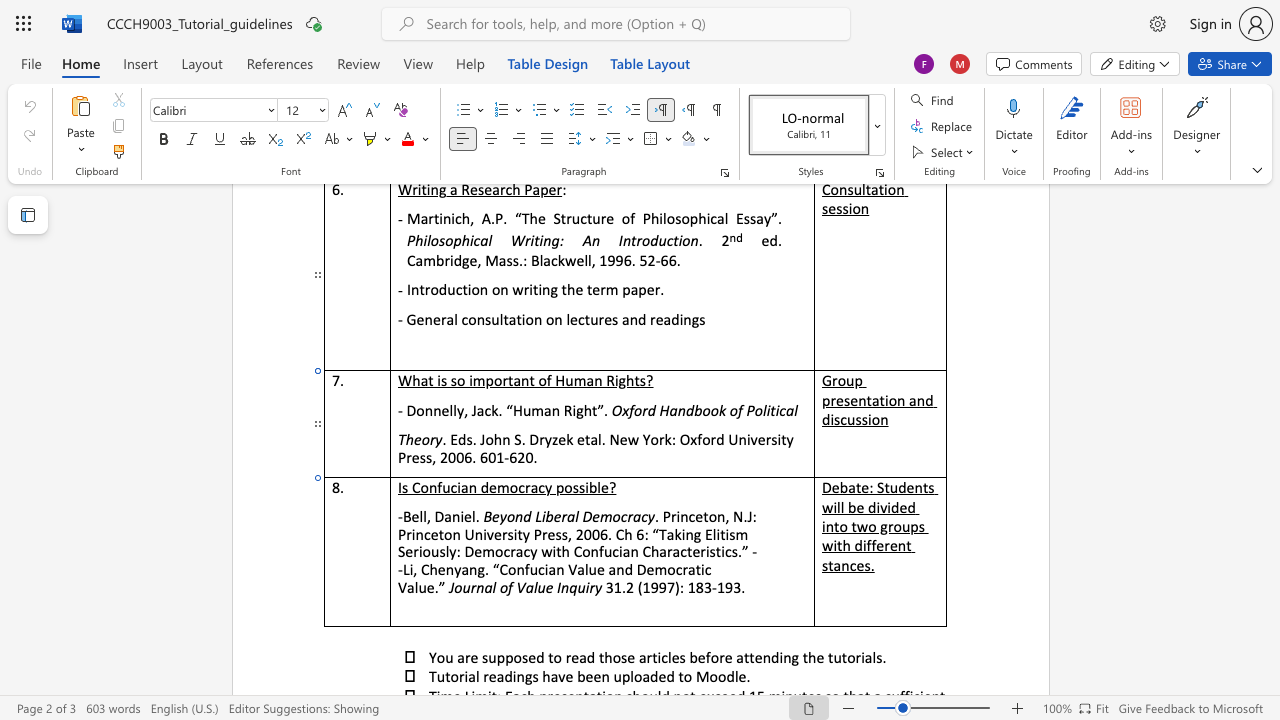 The width and height of the screenshot is (1280, 720). Describe the element at coordinates (858, 418) in the screenshot. I see `the 3th character "s" in the text` at that location.